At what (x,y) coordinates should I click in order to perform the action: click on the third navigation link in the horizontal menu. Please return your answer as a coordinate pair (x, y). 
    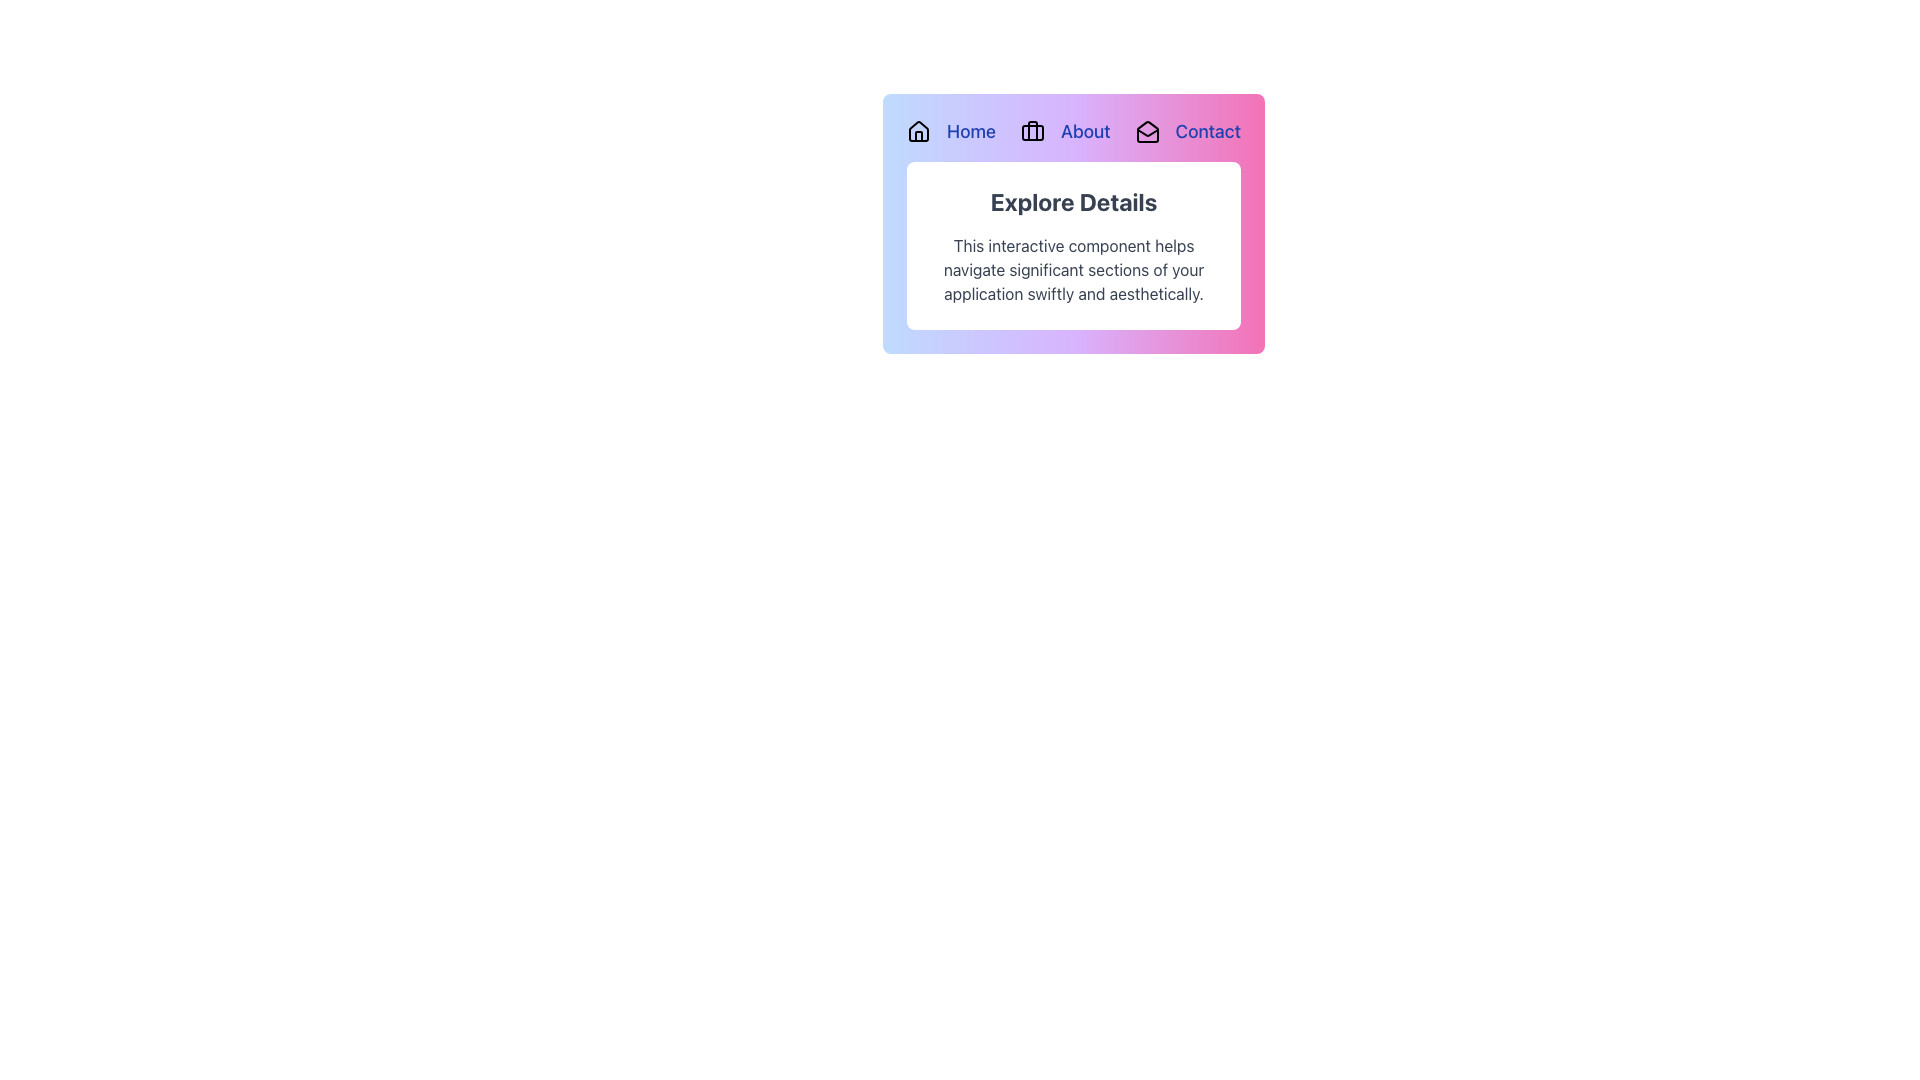
    Looking at the image, I should click on (1188, 131).